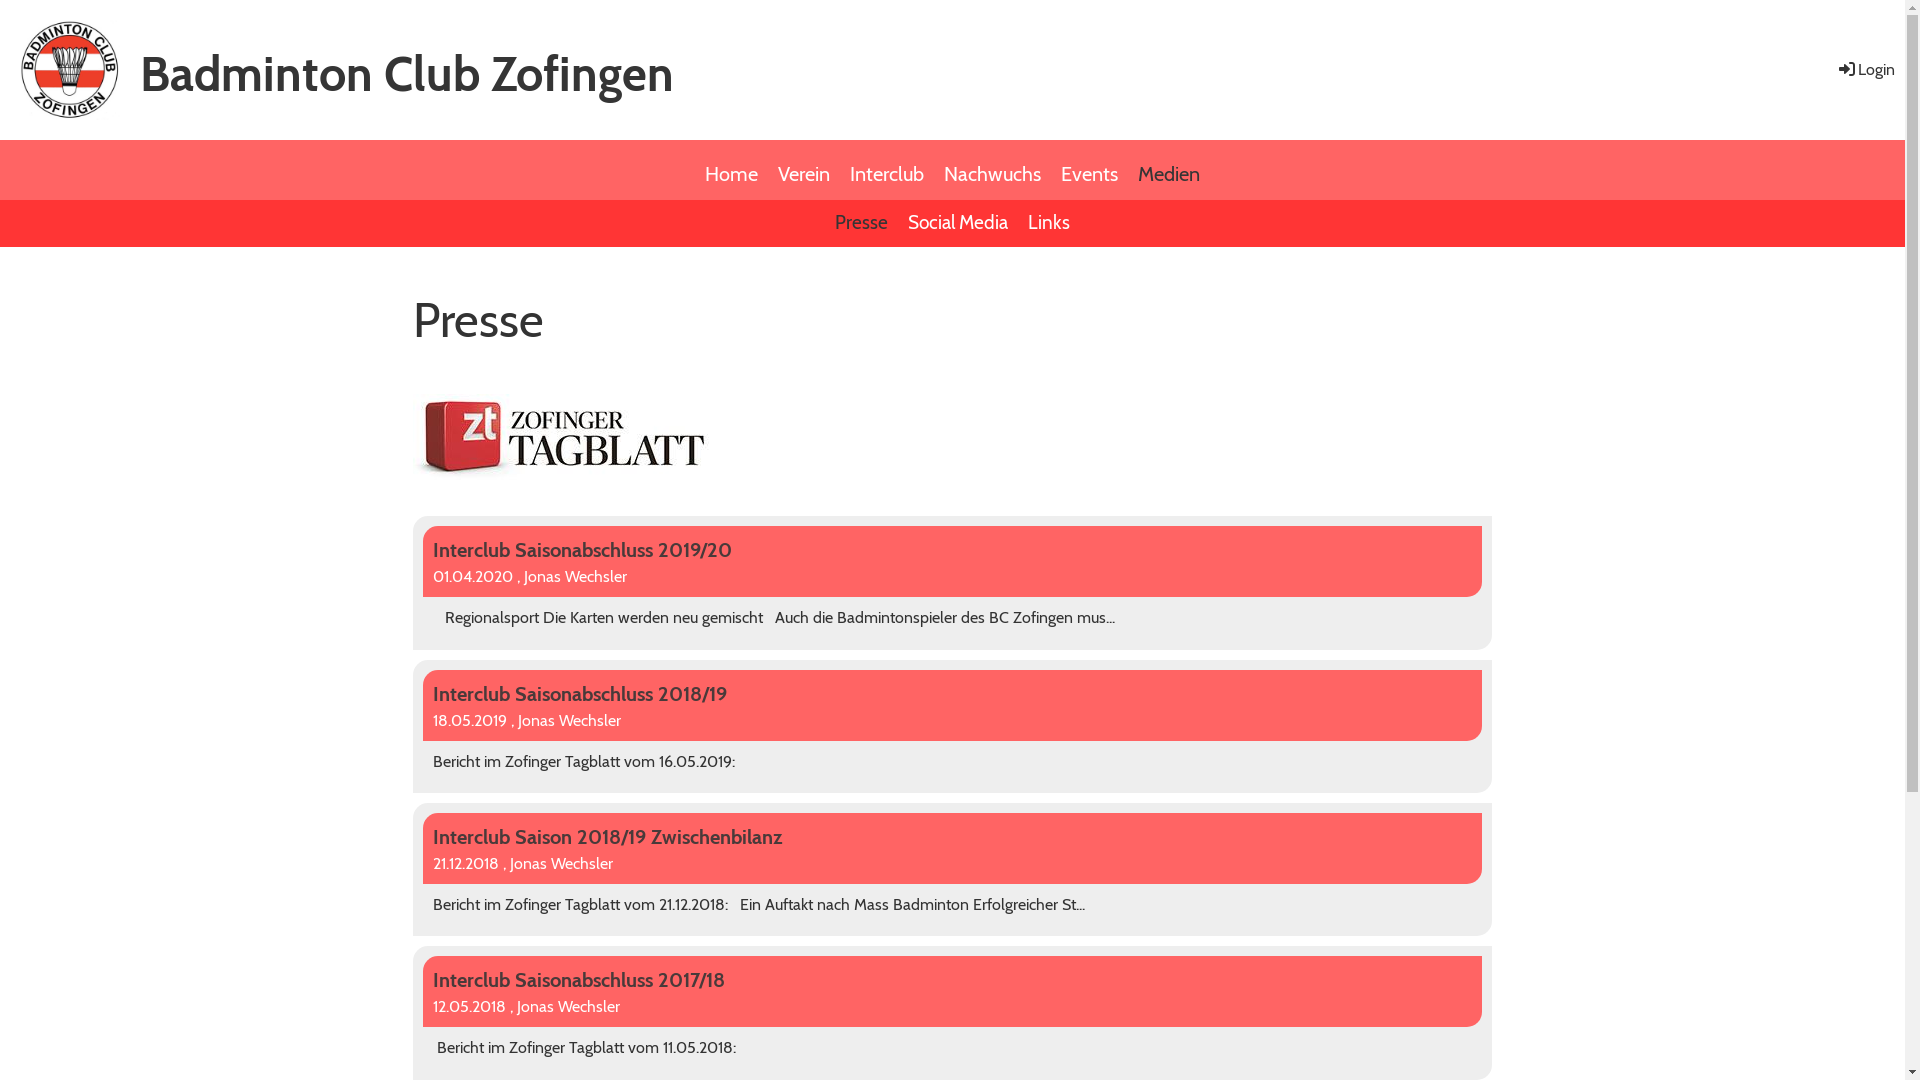  I want to click on 'Login', so click(1836, 68).